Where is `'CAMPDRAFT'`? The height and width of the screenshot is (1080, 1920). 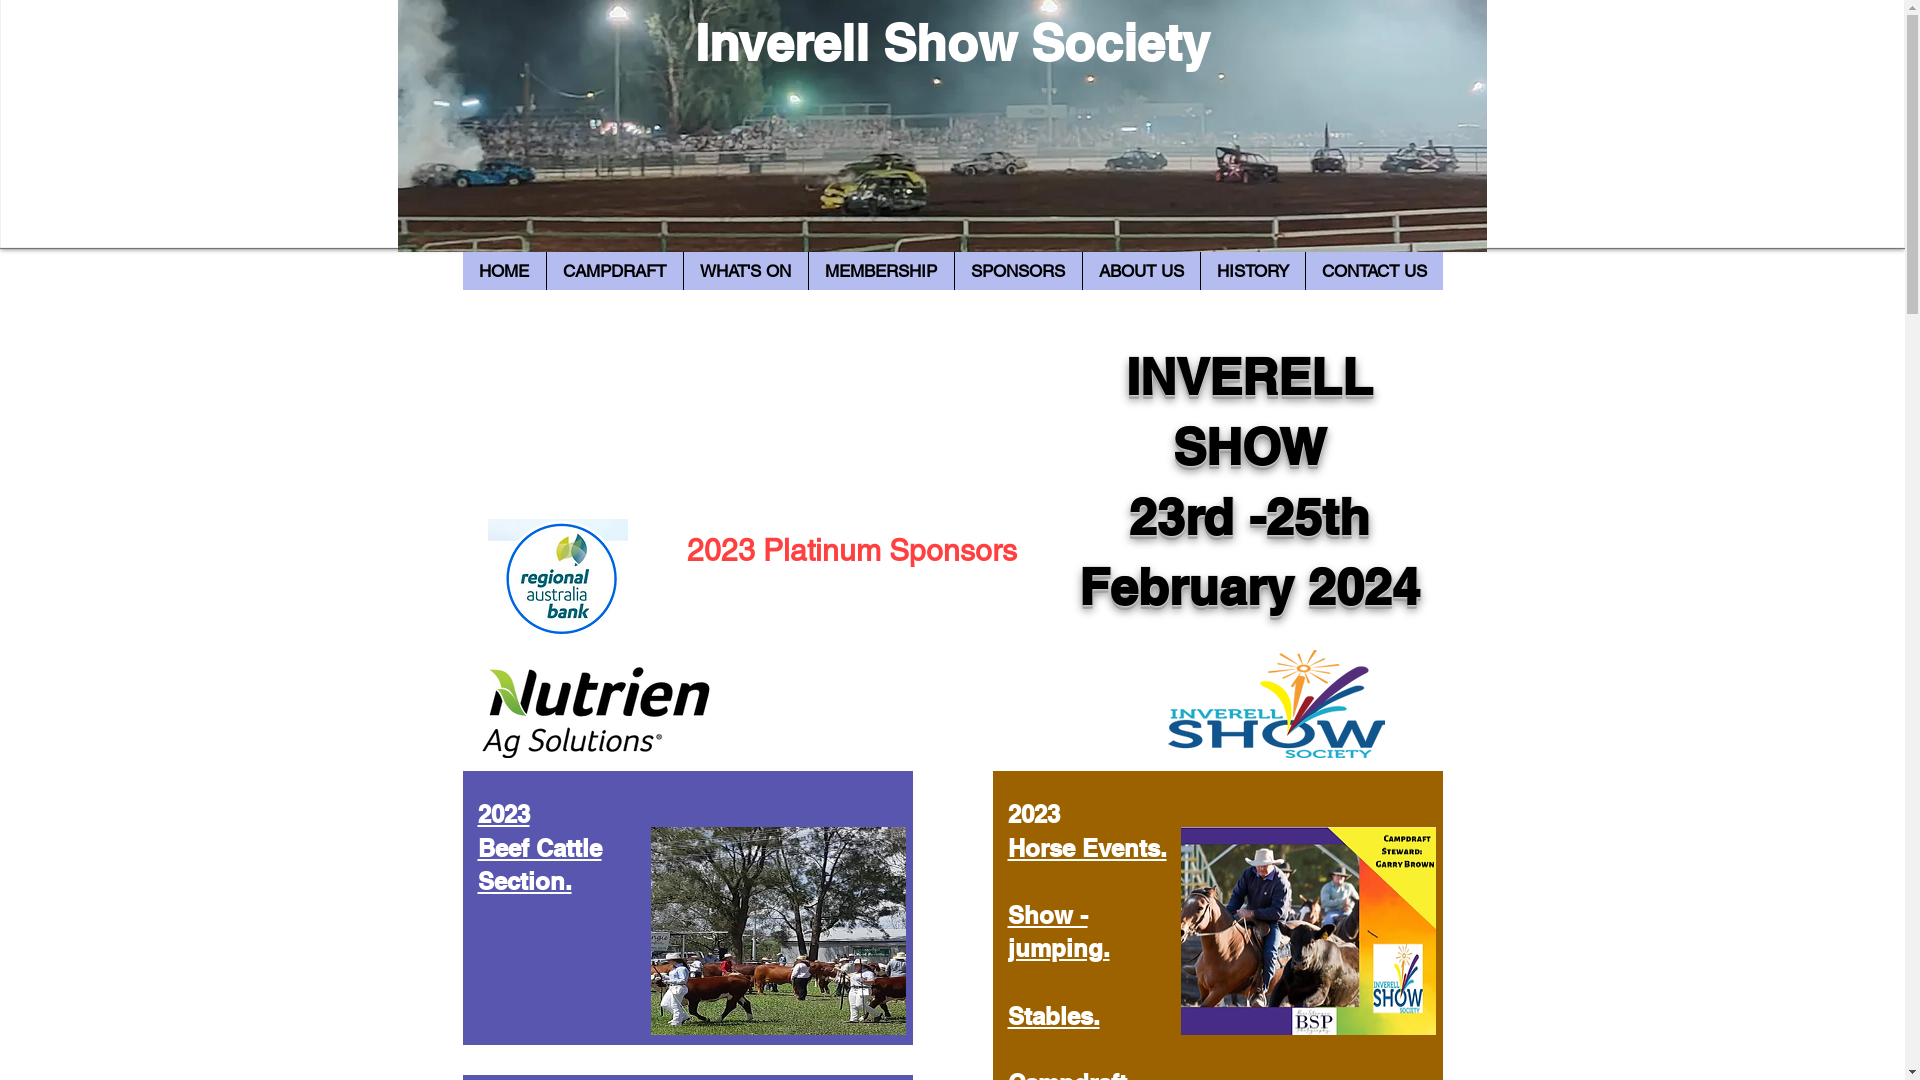 'CAMPDRAFT' is located at coordinates (613, 270).